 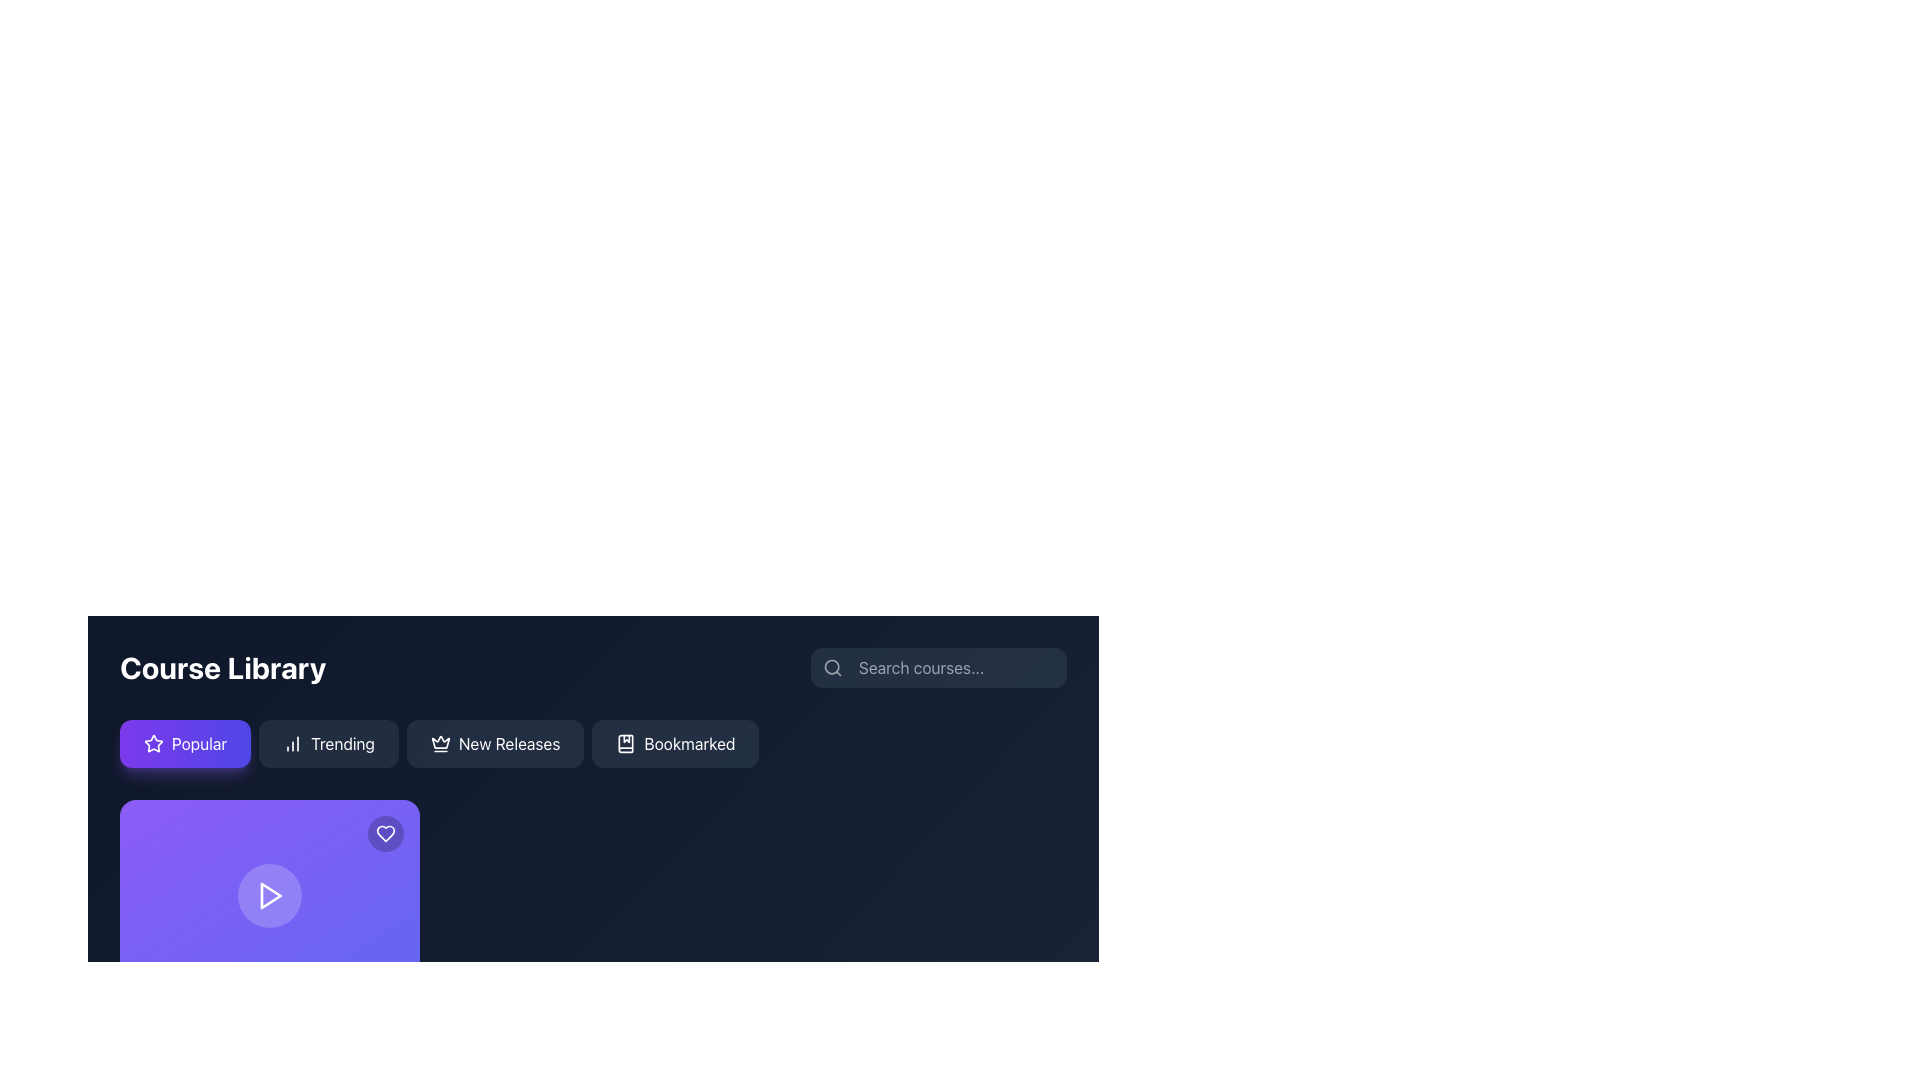 I want to click on the play icon located on the left side of the grid card within the 'Popular' section in the Course Library interface, so click(x=270, y=894).